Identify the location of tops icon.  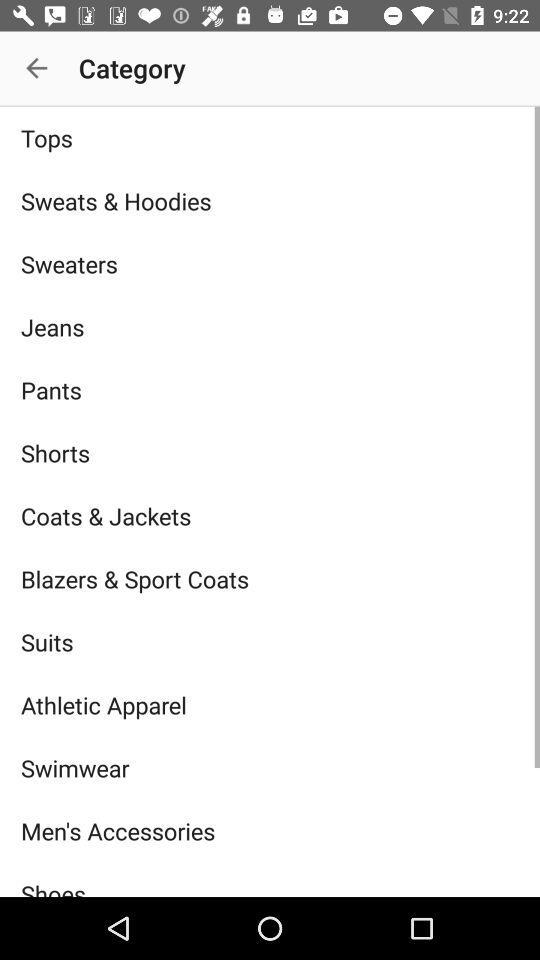
(270, 137).